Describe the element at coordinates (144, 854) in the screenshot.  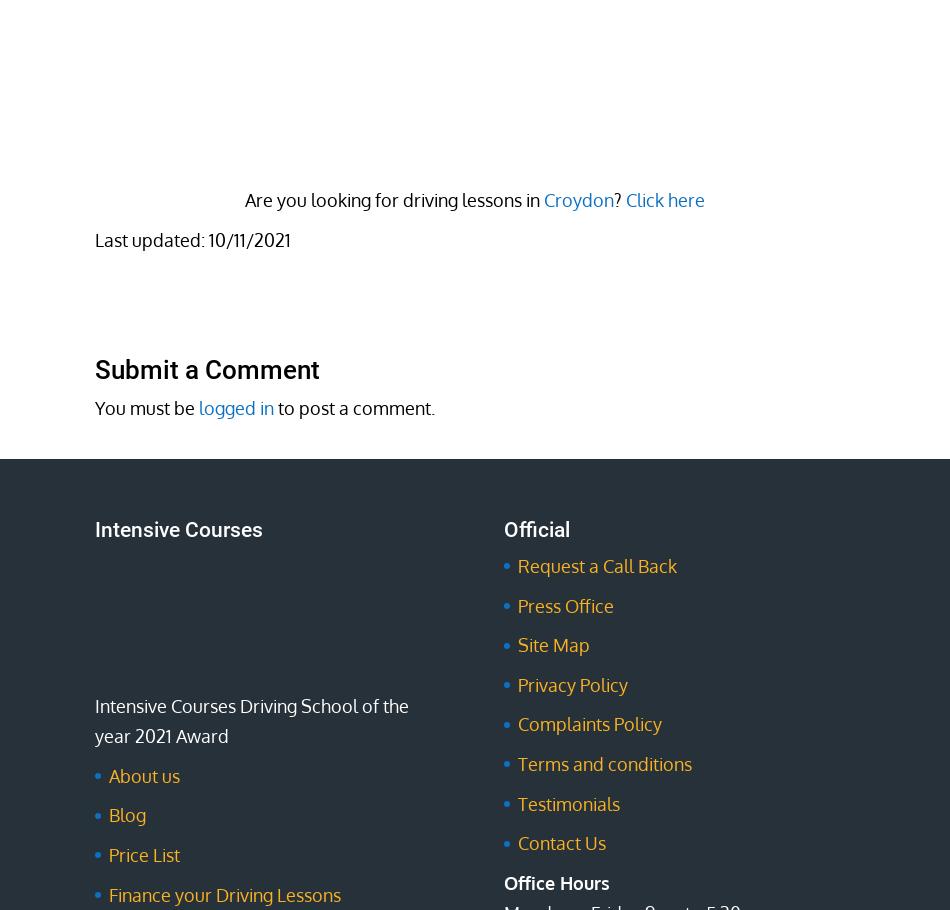
I see `'Price List'` at that location.